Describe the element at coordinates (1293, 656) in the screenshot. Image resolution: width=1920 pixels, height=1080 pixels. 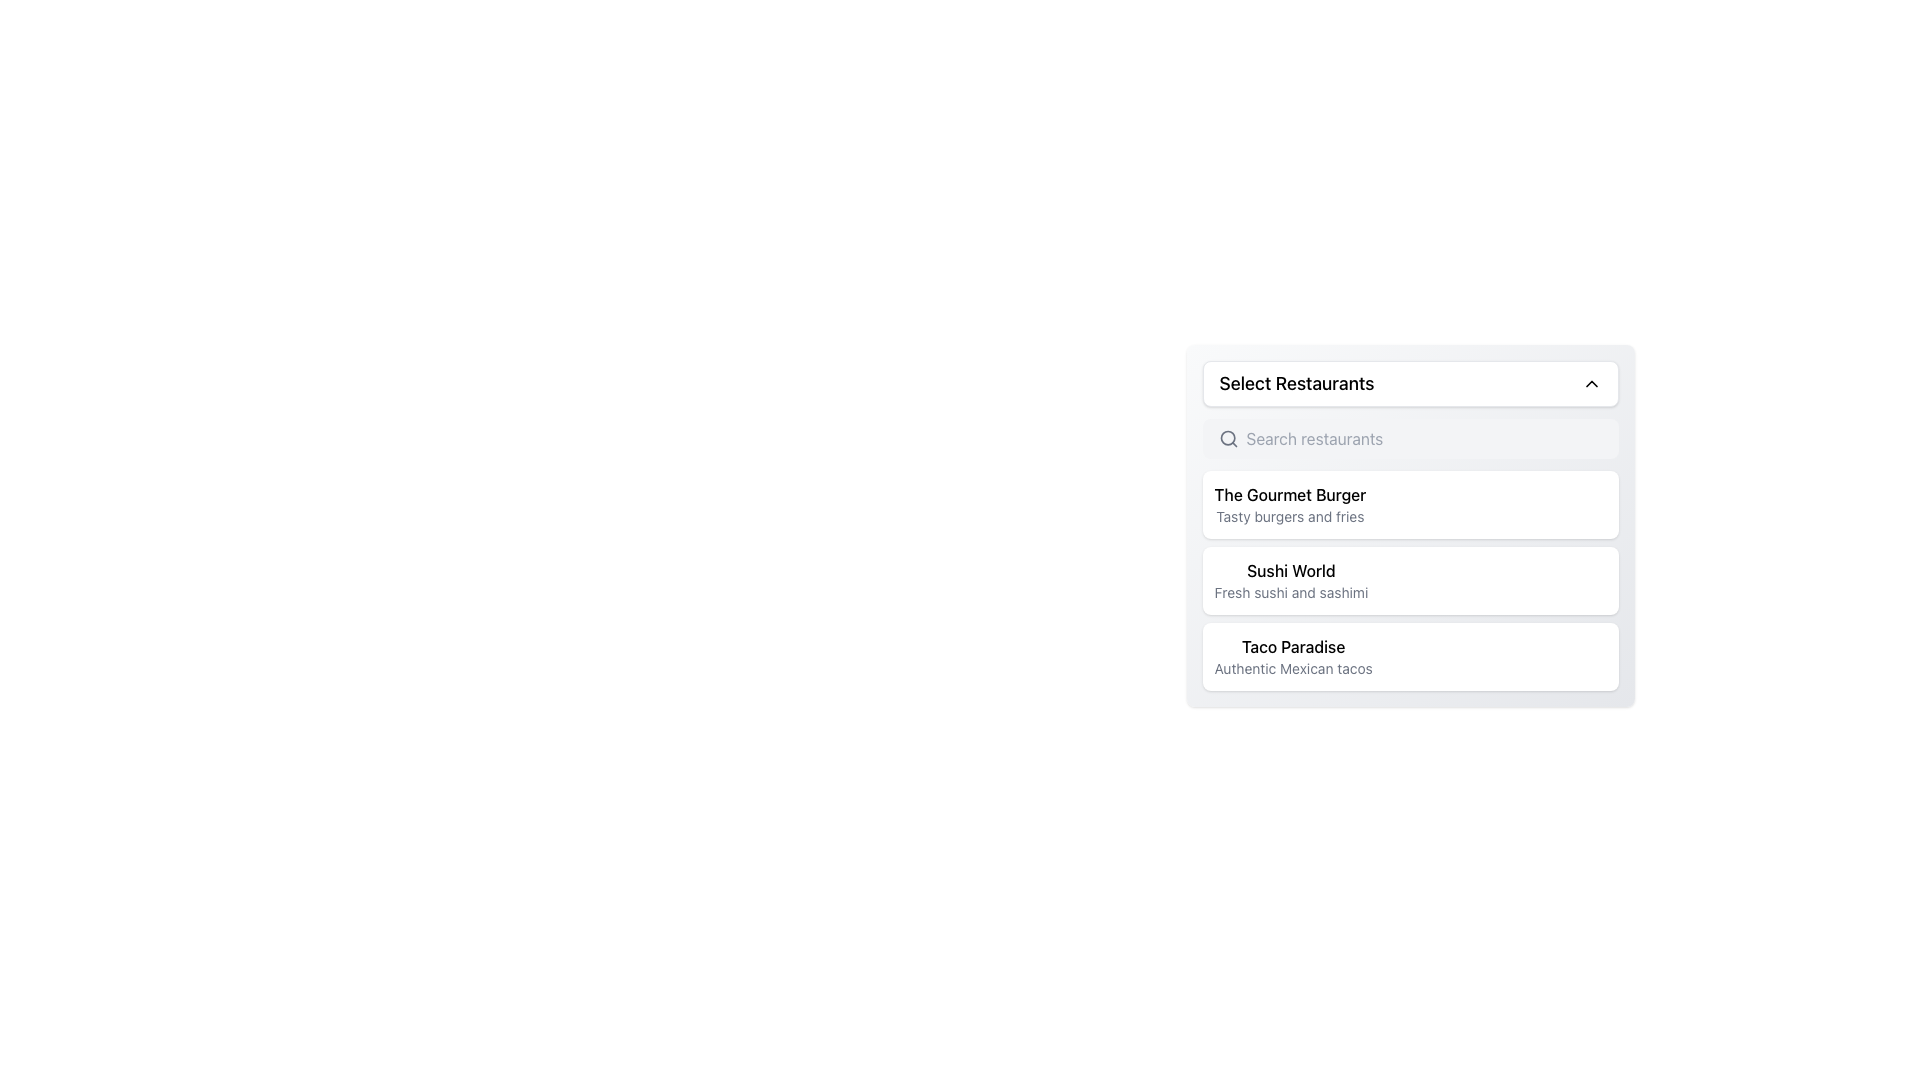
I see `the 'Taco Paradise' text element in the selectable card` at that location.